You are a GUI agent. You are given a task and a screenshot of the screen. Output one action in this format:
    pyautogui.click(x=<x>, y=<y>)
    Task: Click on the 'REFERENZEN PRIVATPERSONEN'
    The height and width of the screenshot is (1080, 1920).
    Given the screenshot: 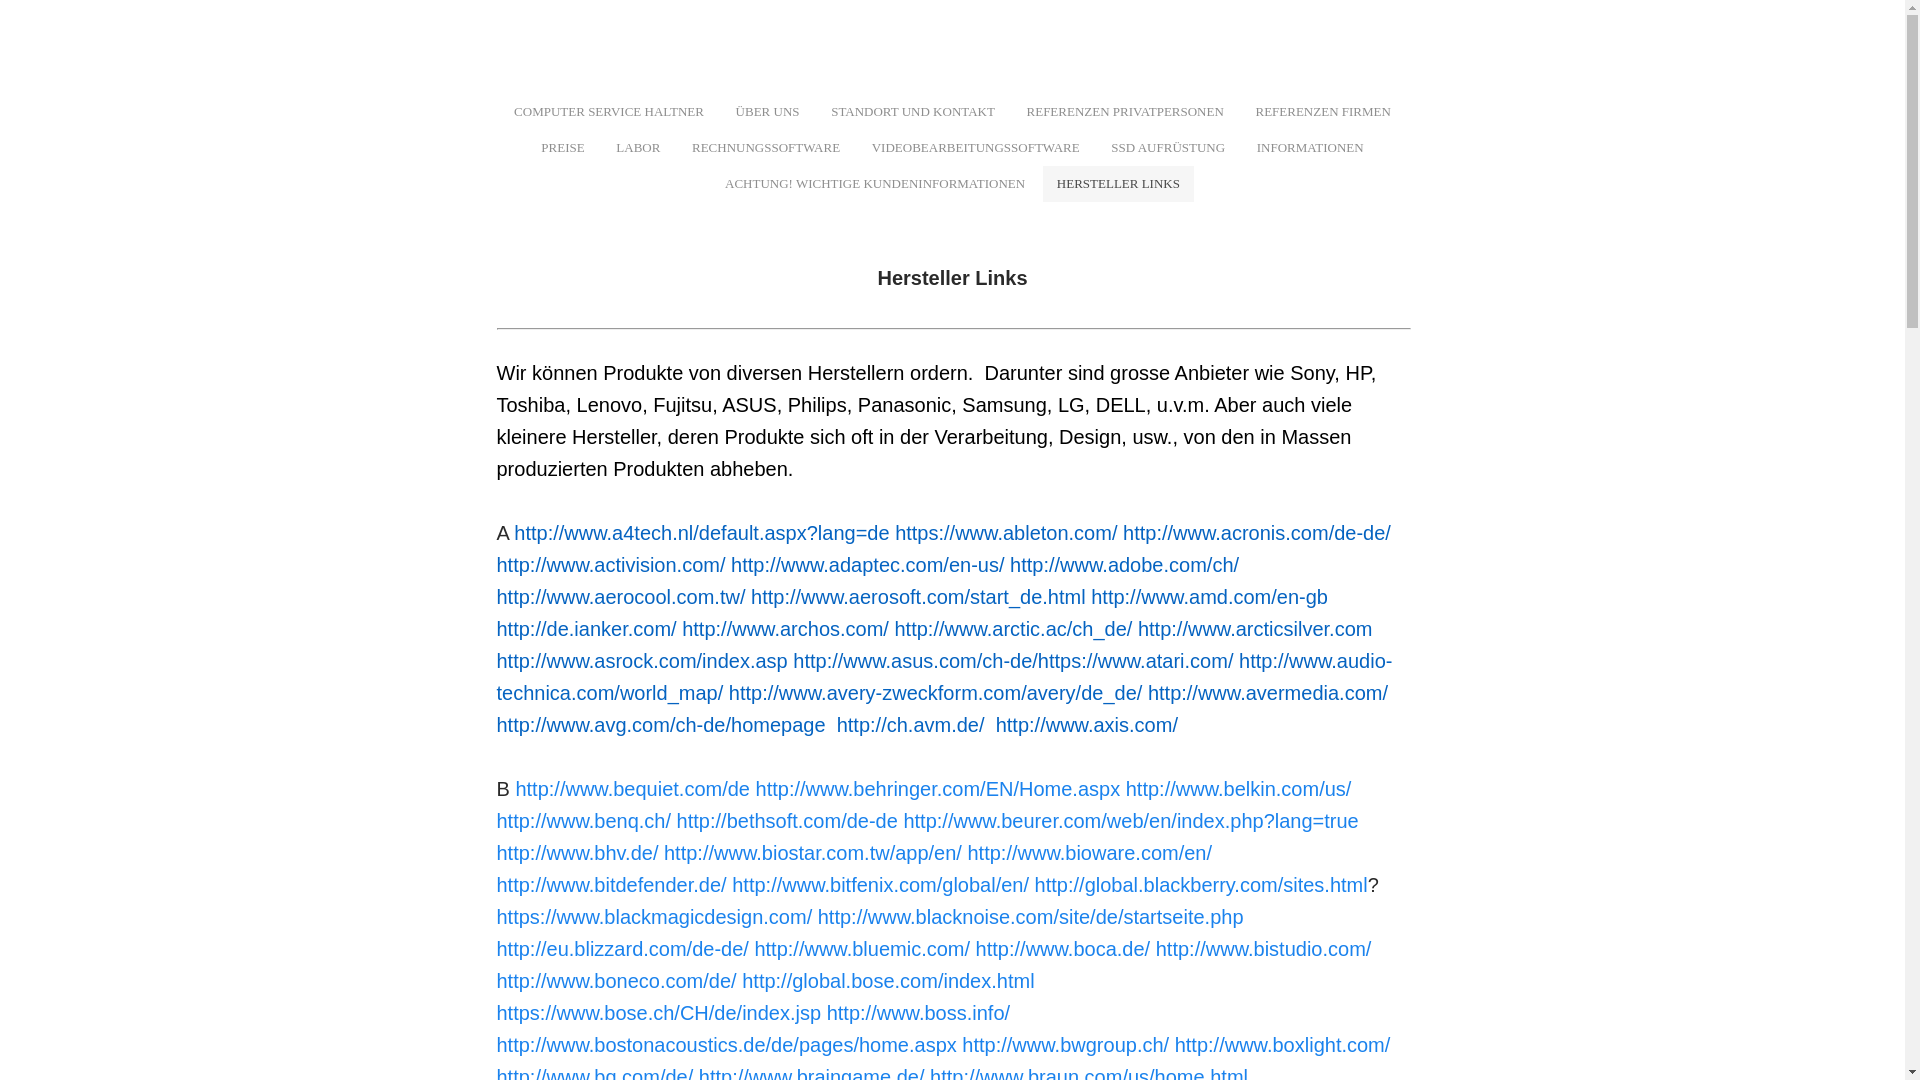 What is the action you would take?
    pyautogui.click(x=1125, y=111)
    